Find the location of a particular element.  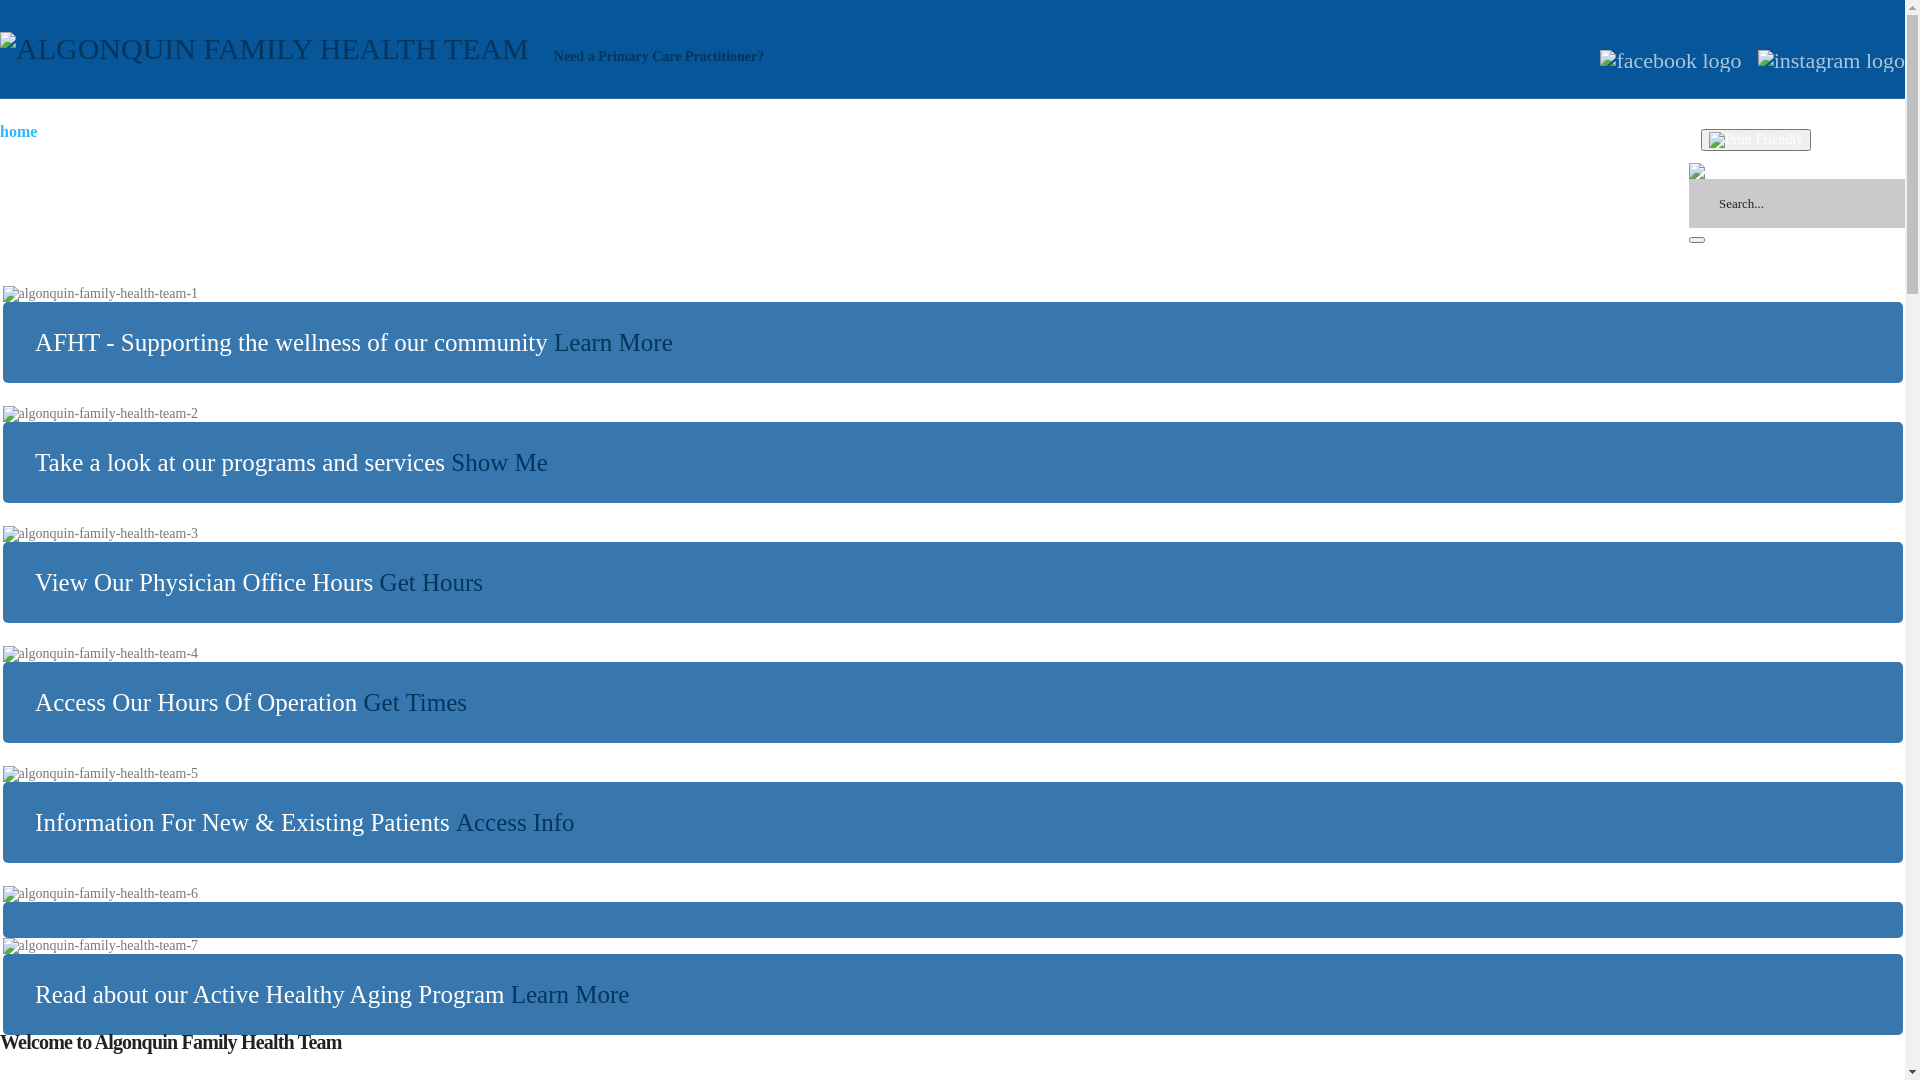

'Link: Hours of Operation is located at coordinates (413, 701).